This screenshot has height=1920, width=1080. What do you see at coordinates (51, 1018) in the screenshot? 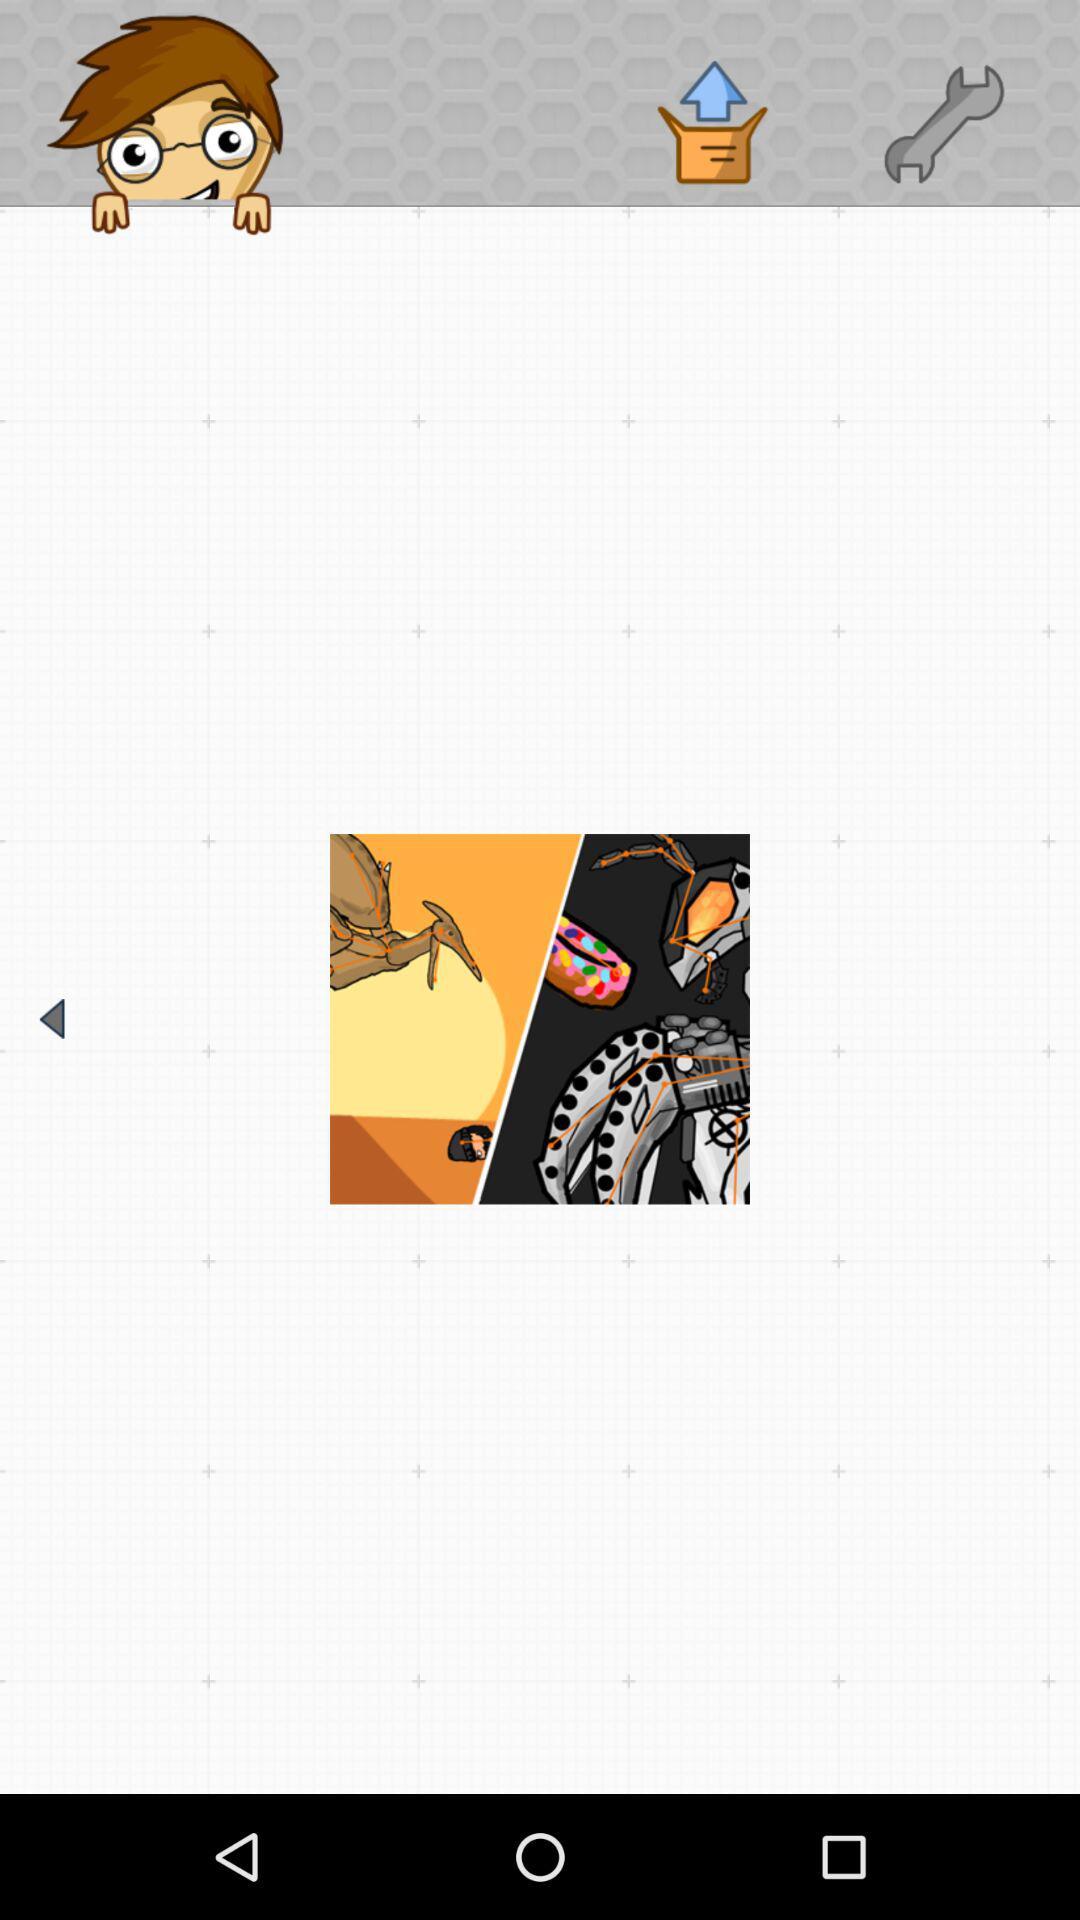
I see `the arrow_backward icon` at bounding box center [51, 1018].